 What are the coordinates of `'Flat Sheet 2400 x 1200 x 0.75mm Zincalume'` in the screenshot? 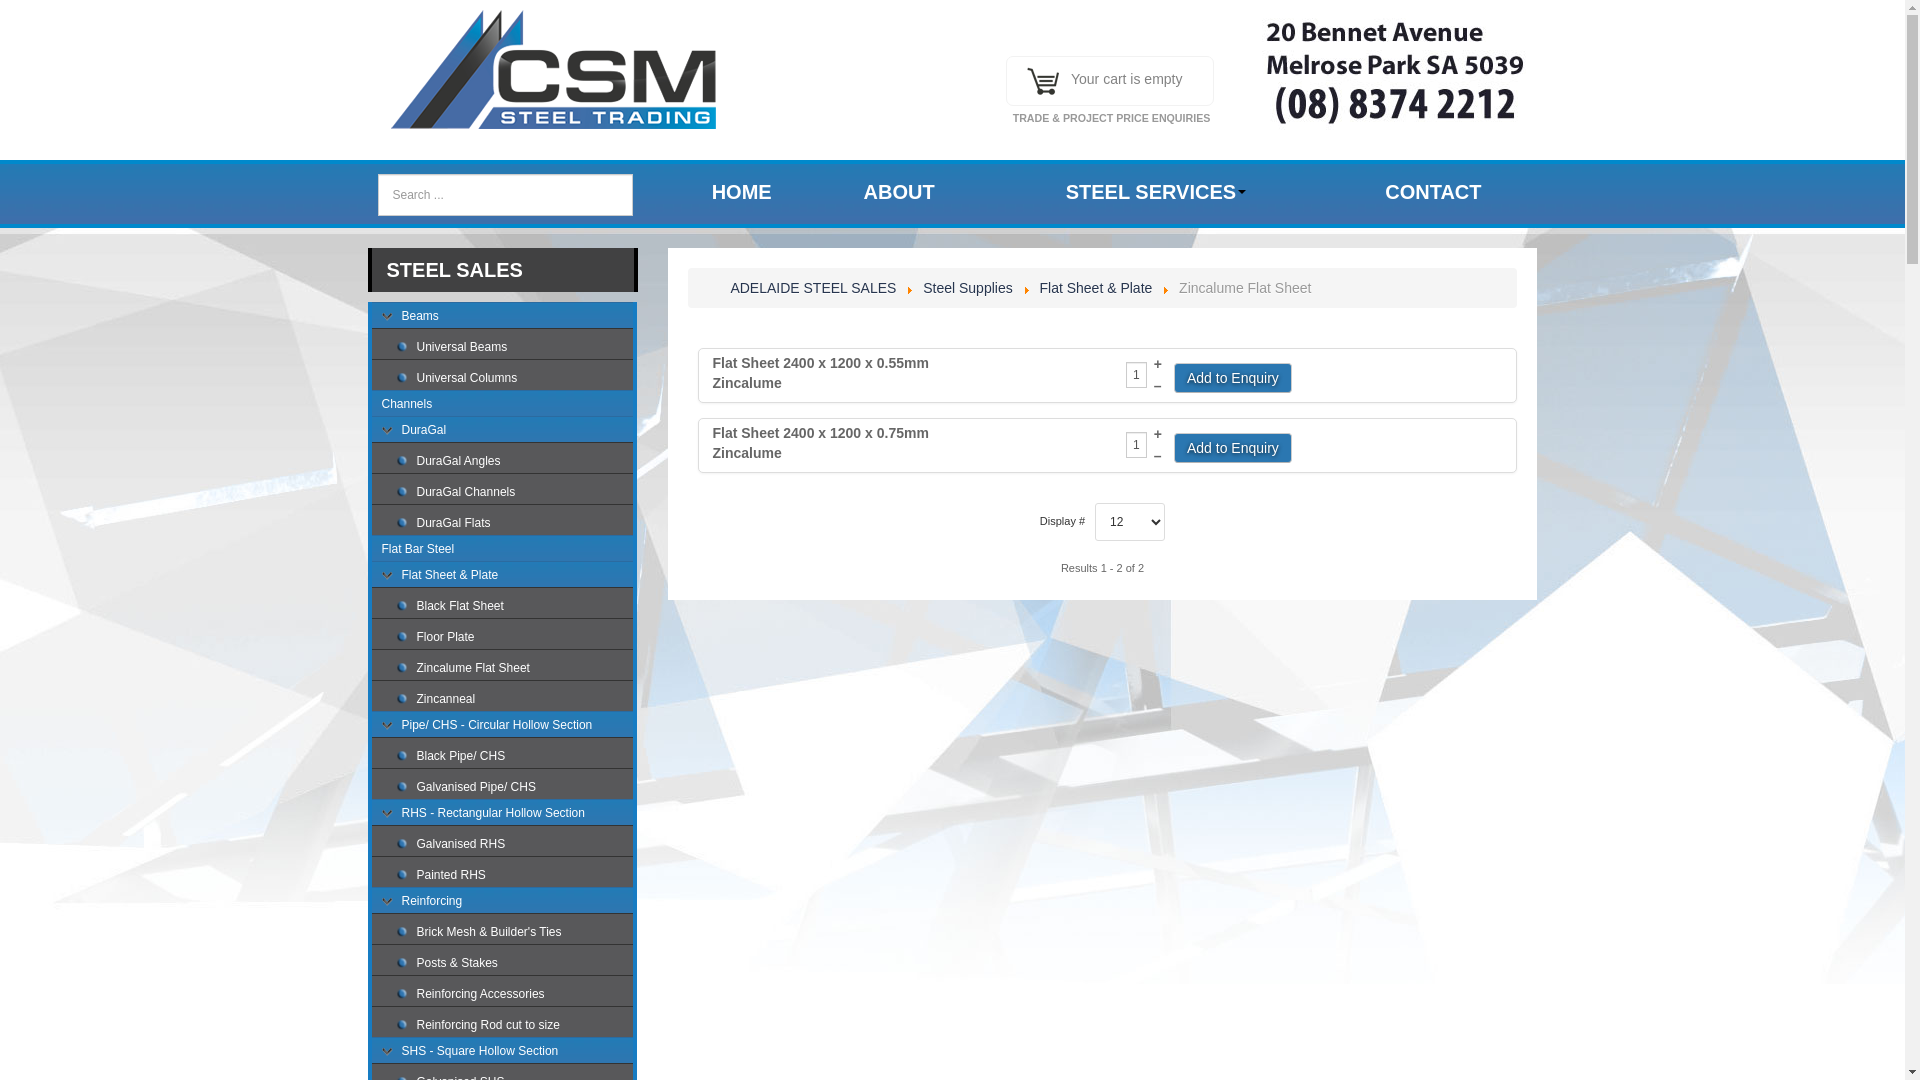 It's located at (830, 442).